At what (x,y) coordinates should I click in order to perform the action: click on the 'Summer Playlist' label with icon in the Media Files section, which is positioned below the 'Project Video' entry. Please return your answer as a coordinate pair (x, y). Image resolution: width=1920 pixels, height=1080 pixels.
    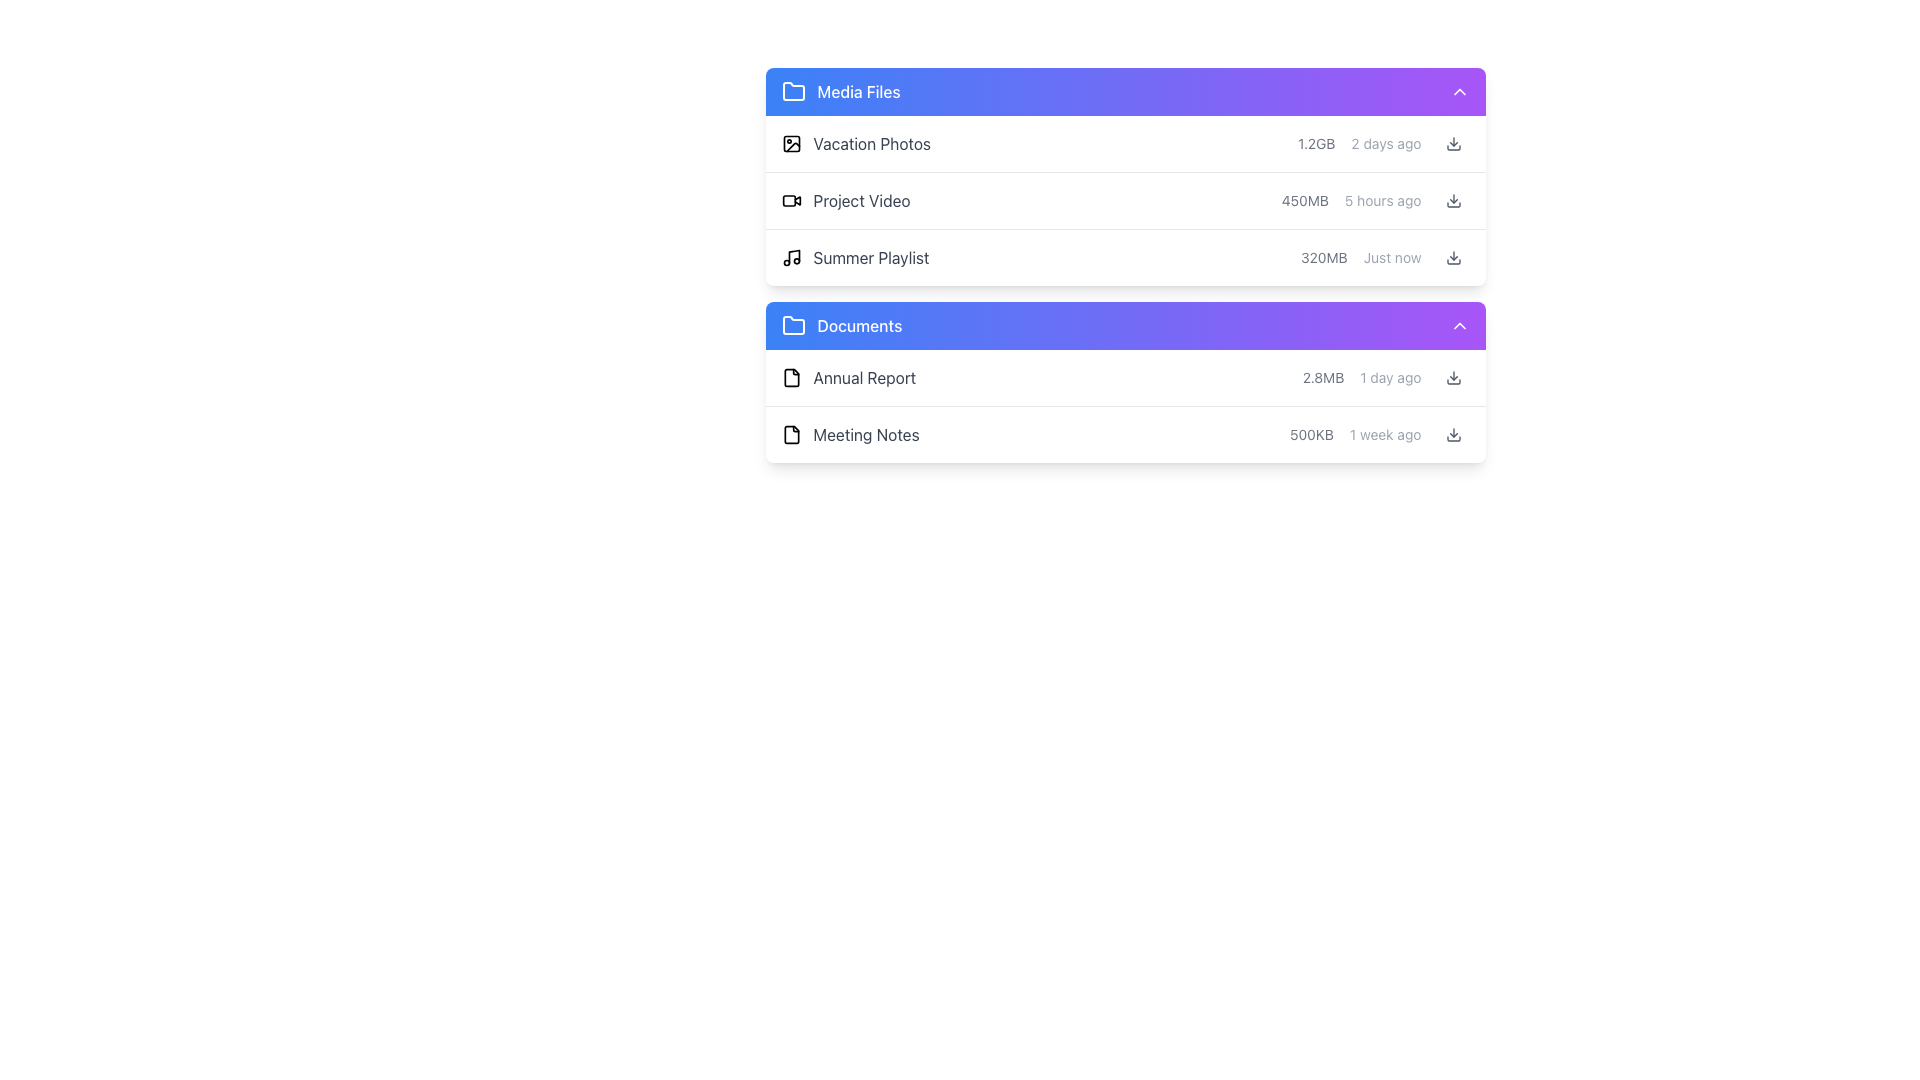
    Looking at the image, I should click on (855, 257).